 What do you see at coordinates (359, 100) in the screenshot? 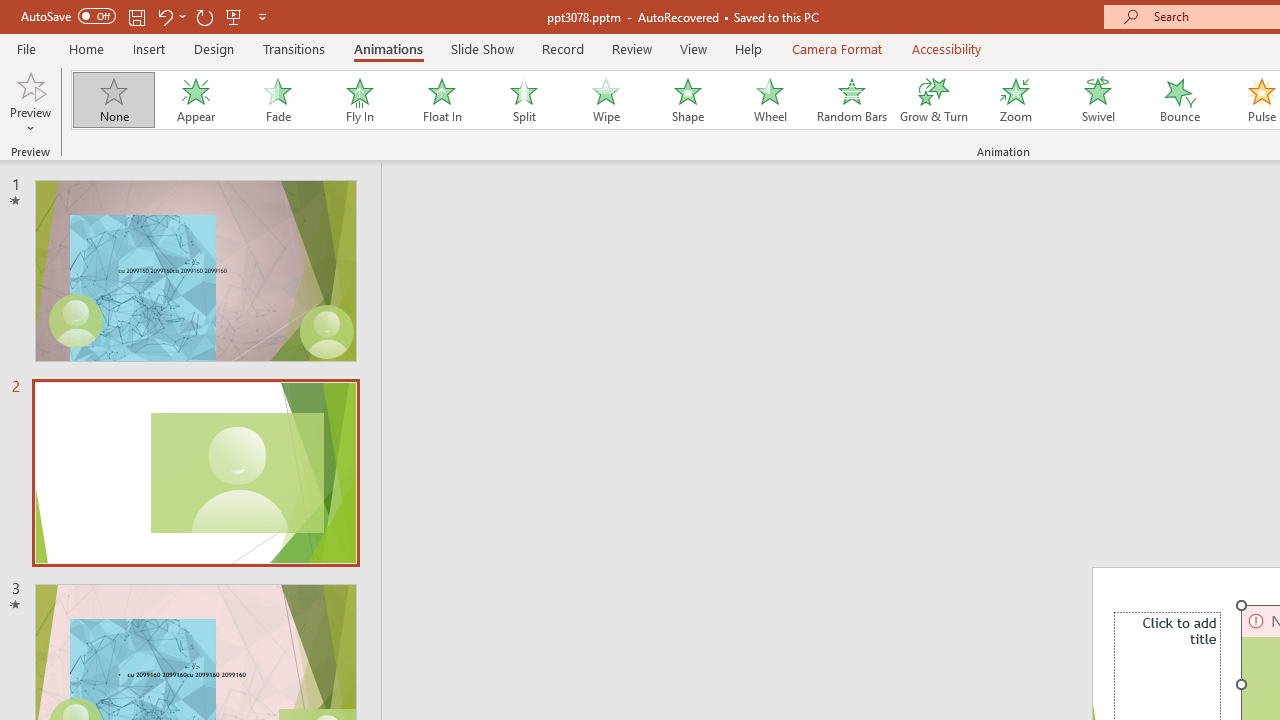
I see `'Fly In'` at bounding box center [359, 100].